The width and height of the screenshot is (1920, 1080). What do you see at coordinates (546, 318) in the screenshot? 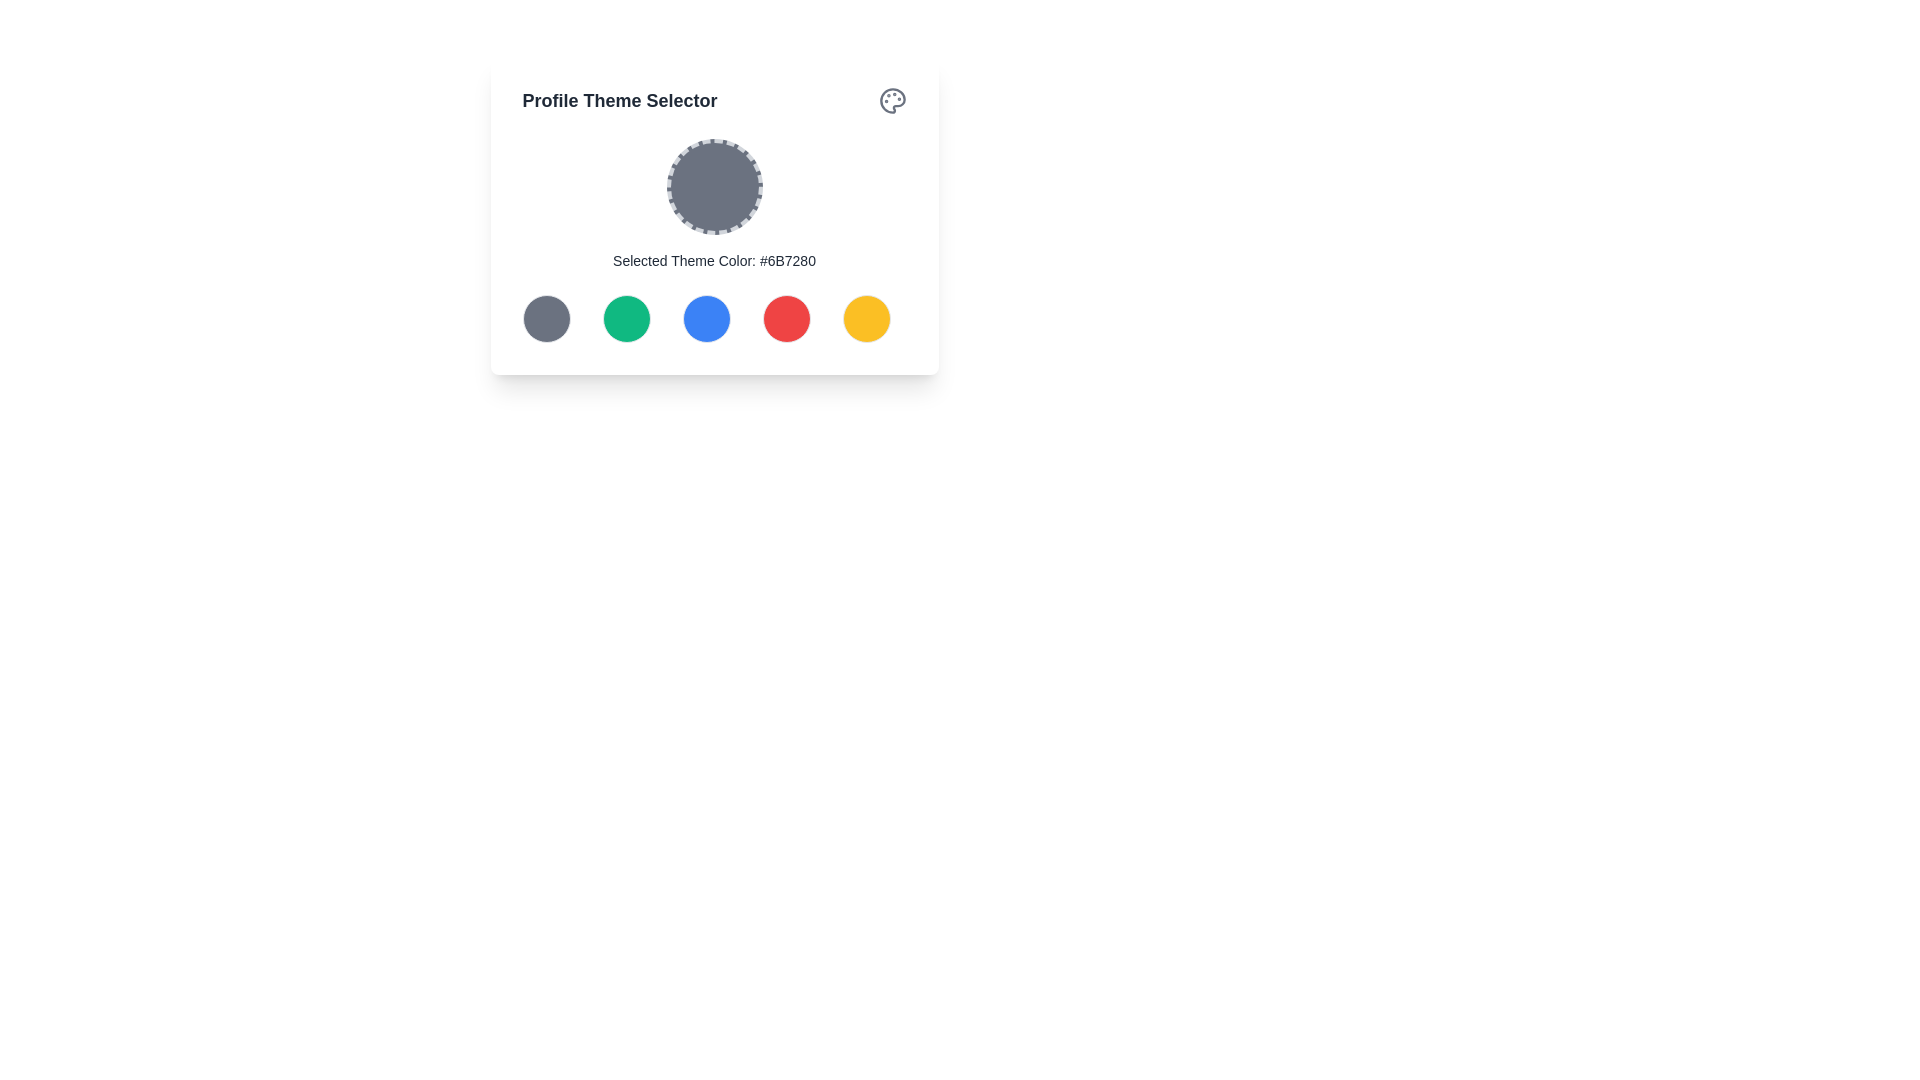
I see `the first circular button with a dark gray fill color in the 'Profile Theme Selector' panel` at bounding box center [546, 318].